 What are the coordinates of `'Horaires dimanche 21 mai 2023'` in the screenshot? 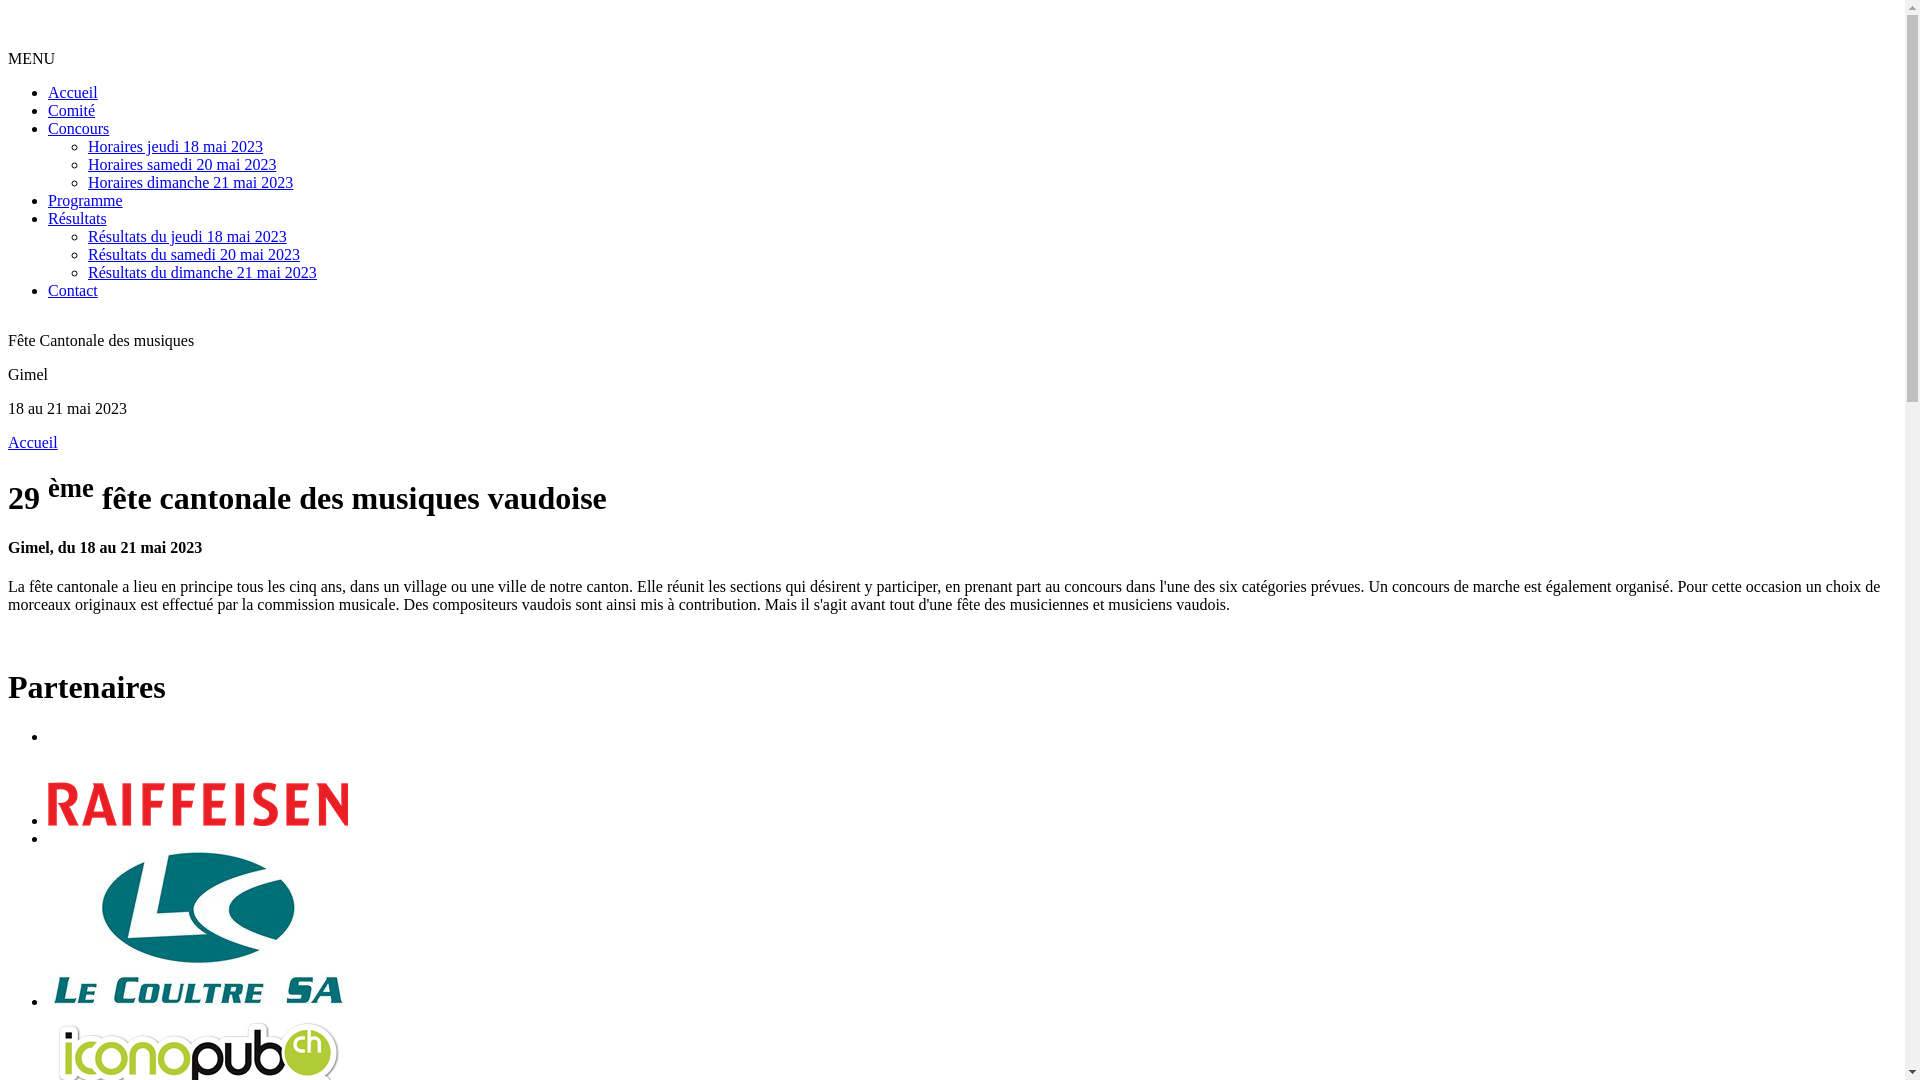 It's located at (86, 182).